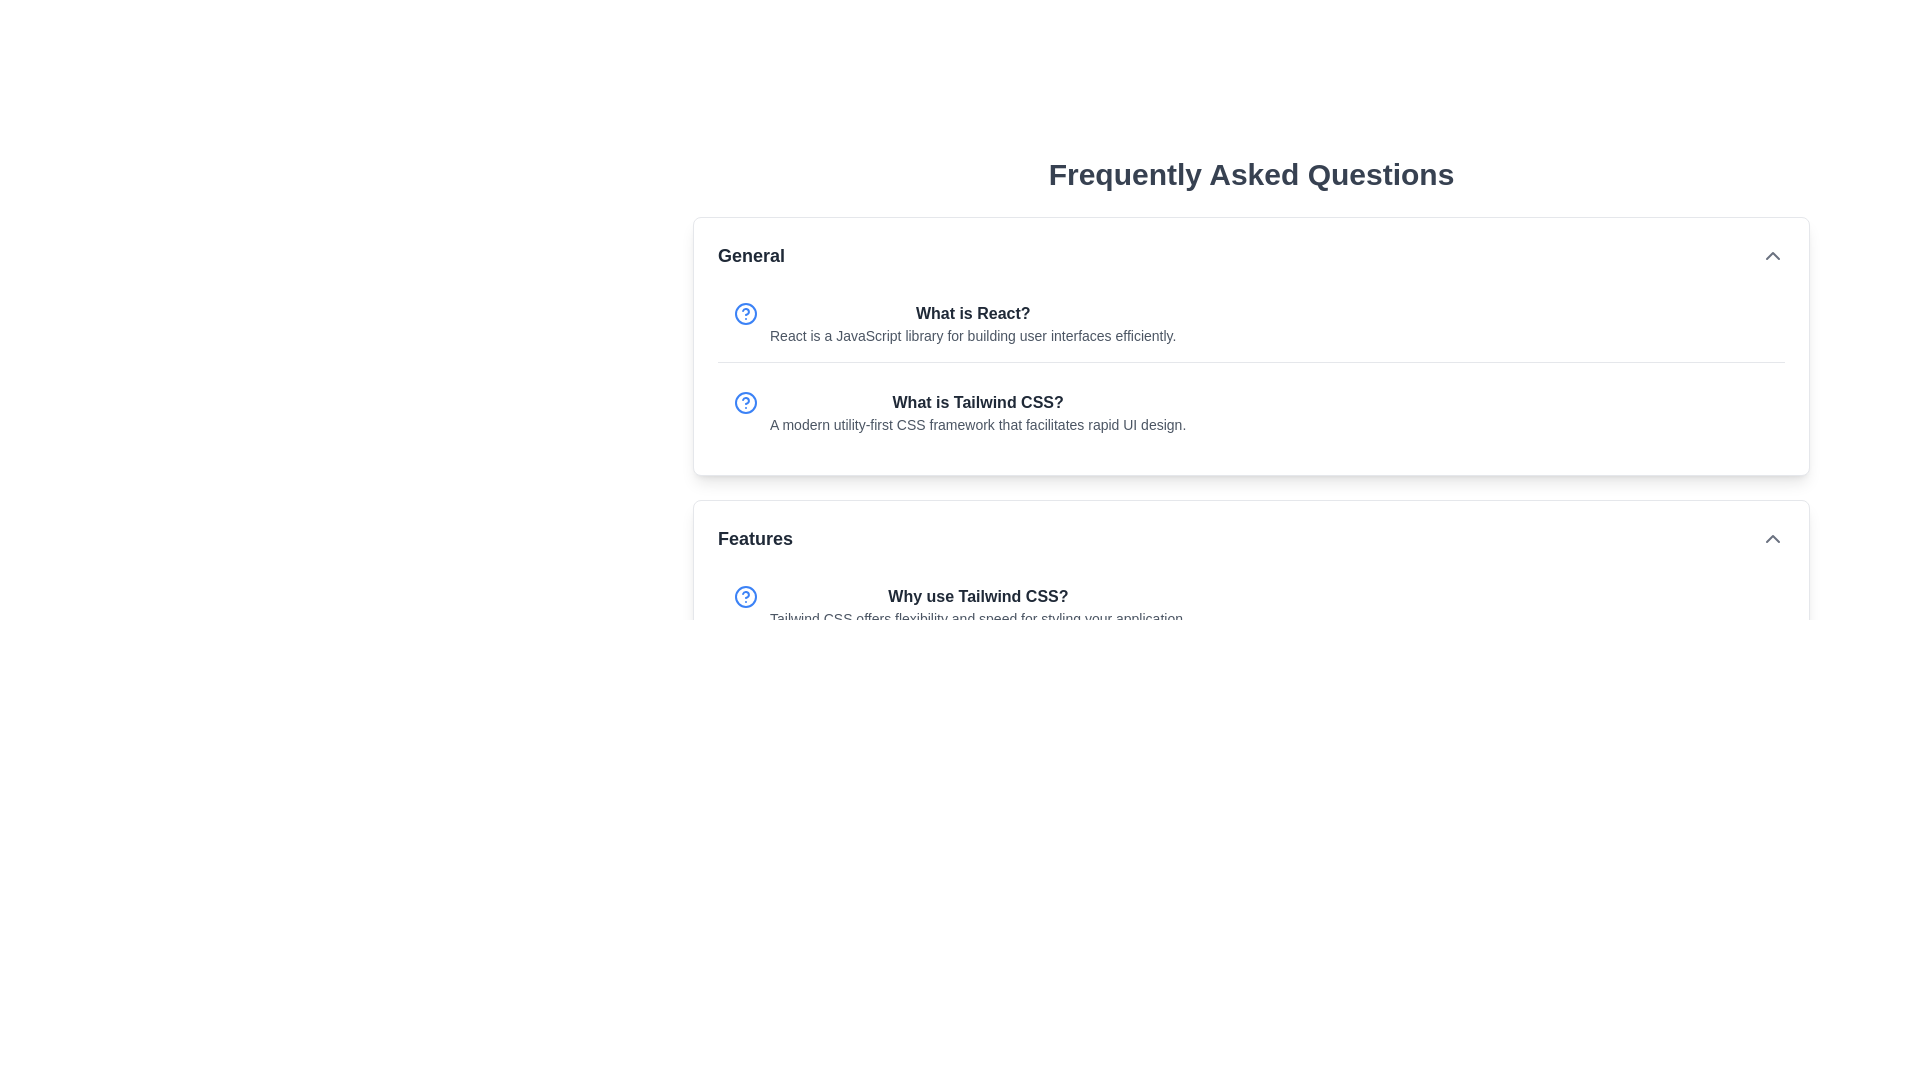  Describe the element at coordinates (744, 402) in the screenshot. I see `the appearance of the vector-based circular component rendered as an SVG located next to the 'What is Tailwind CSS?' question in the 'General' section` at that location.